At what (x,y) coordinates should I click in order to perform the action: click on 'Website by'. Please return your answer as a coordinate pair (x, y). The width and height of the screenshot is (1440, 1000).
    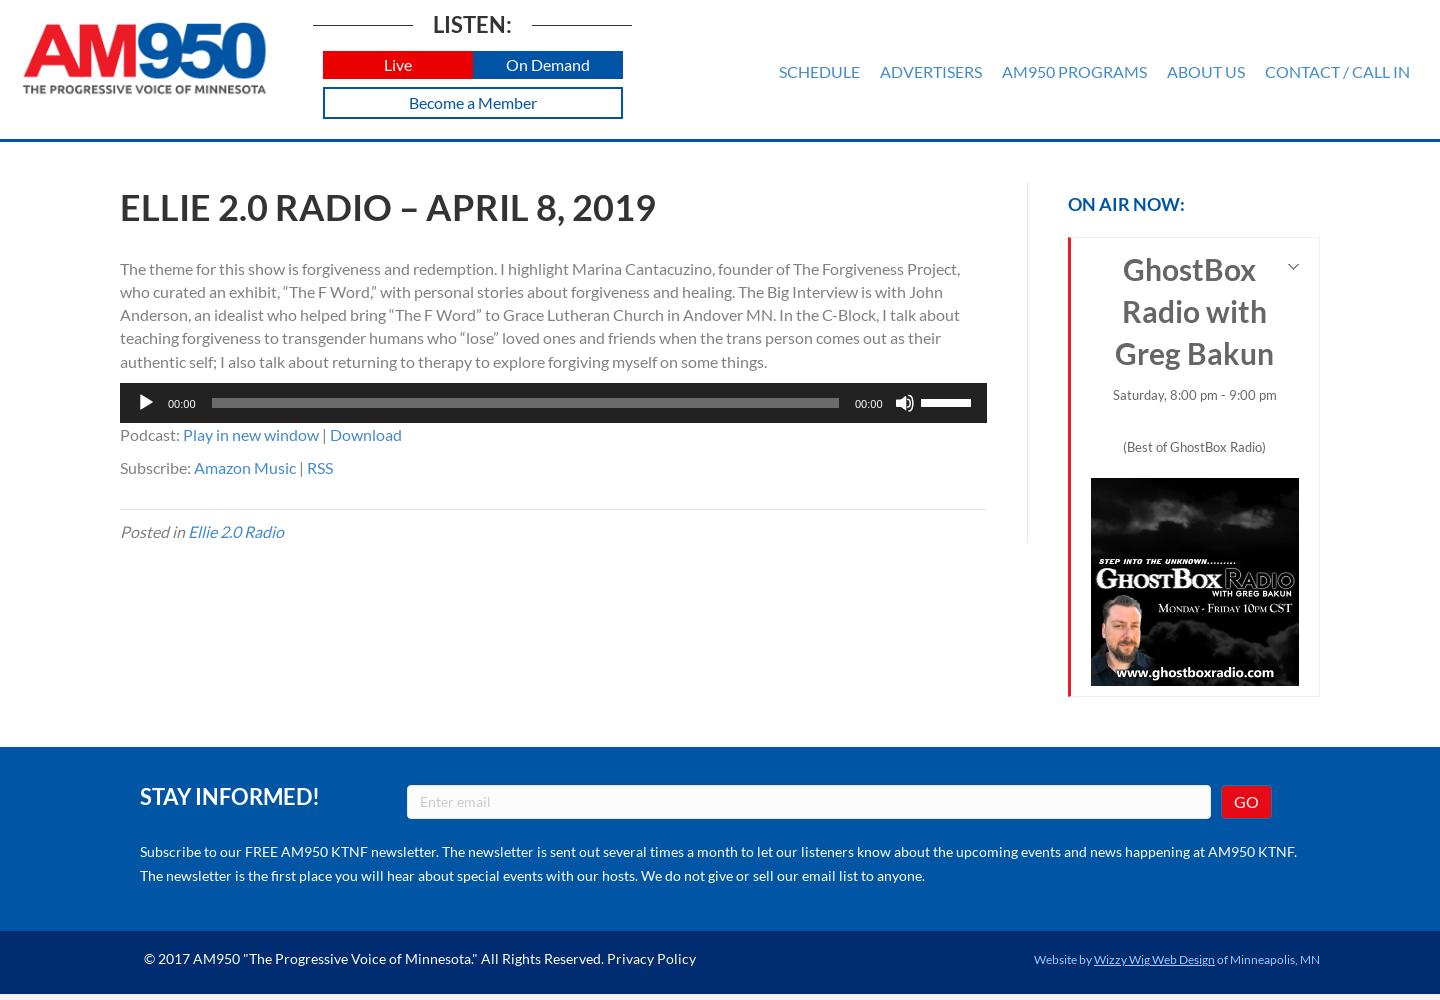
    Looking at the image, I should click on (1064, 958).